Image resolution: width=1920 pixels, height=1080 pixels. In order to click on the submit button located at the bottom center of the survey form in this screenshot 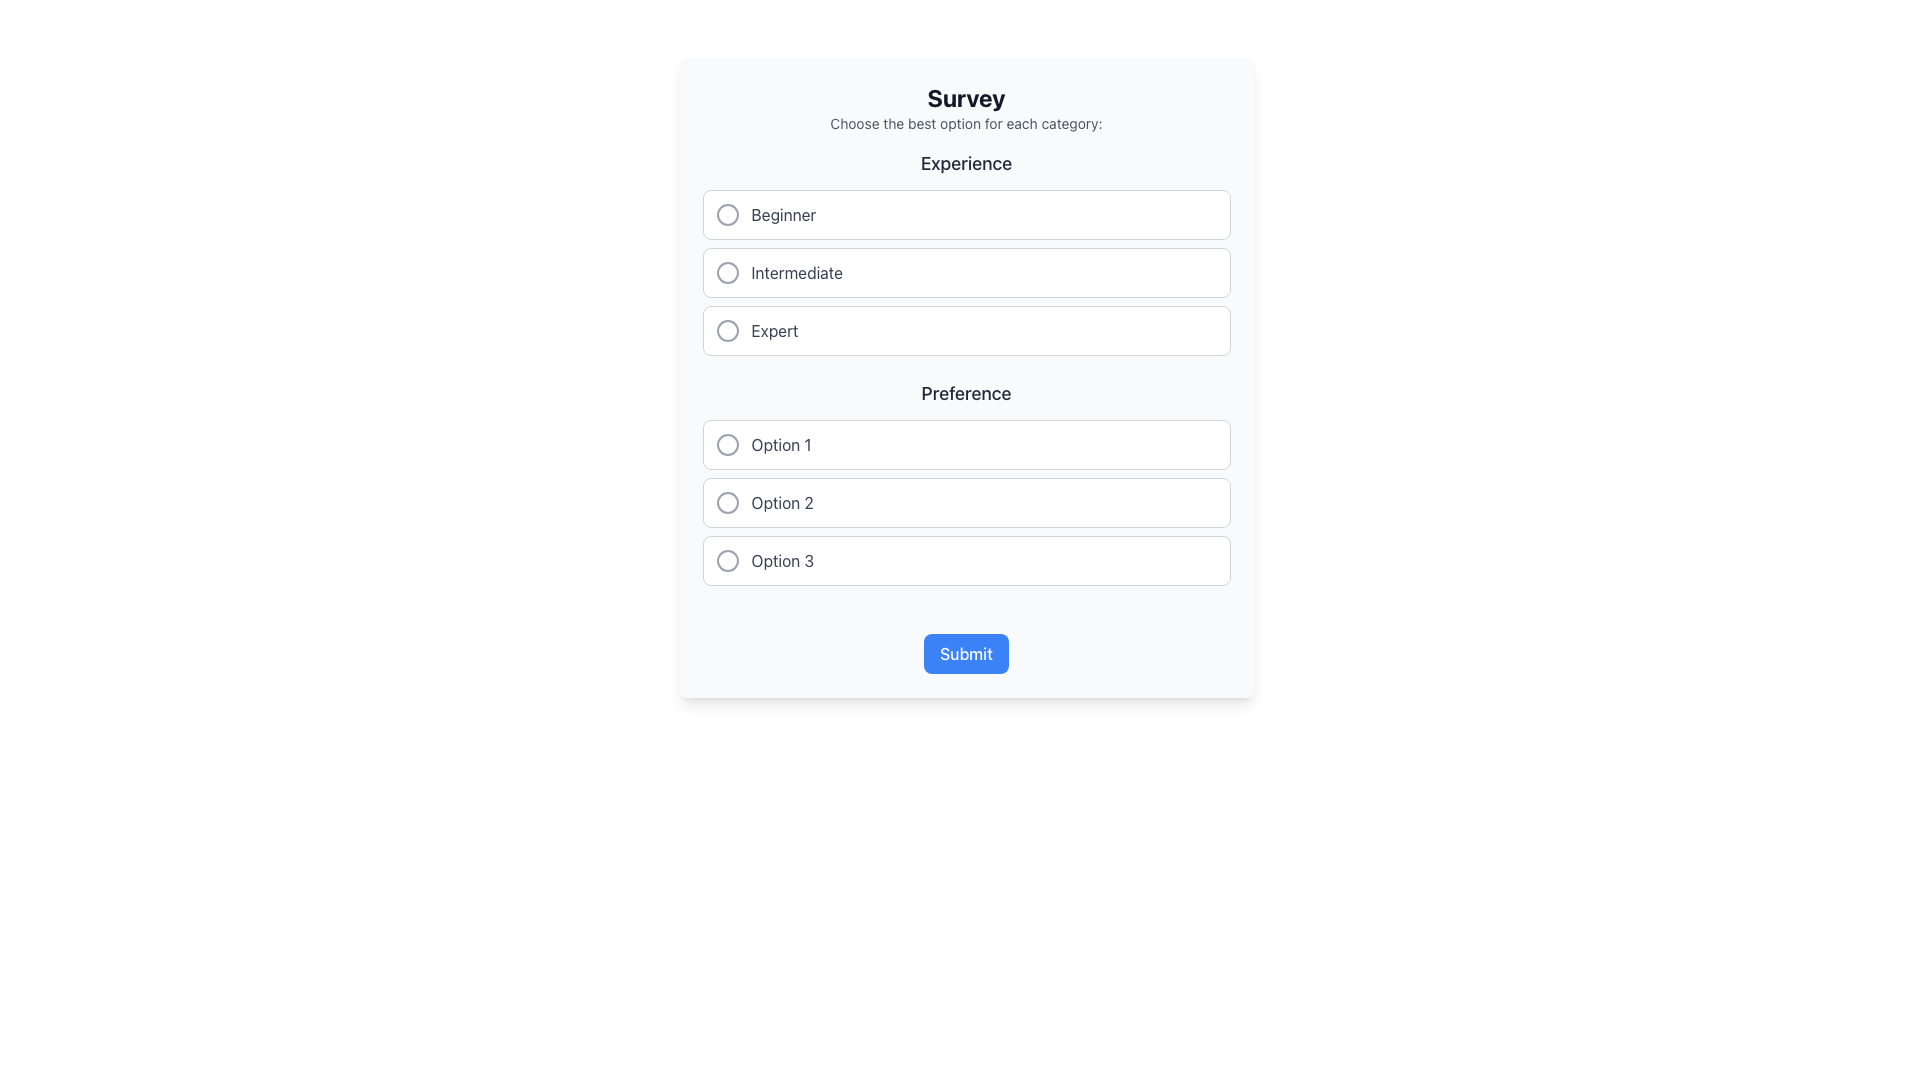, I will do `click(966, 654)`.